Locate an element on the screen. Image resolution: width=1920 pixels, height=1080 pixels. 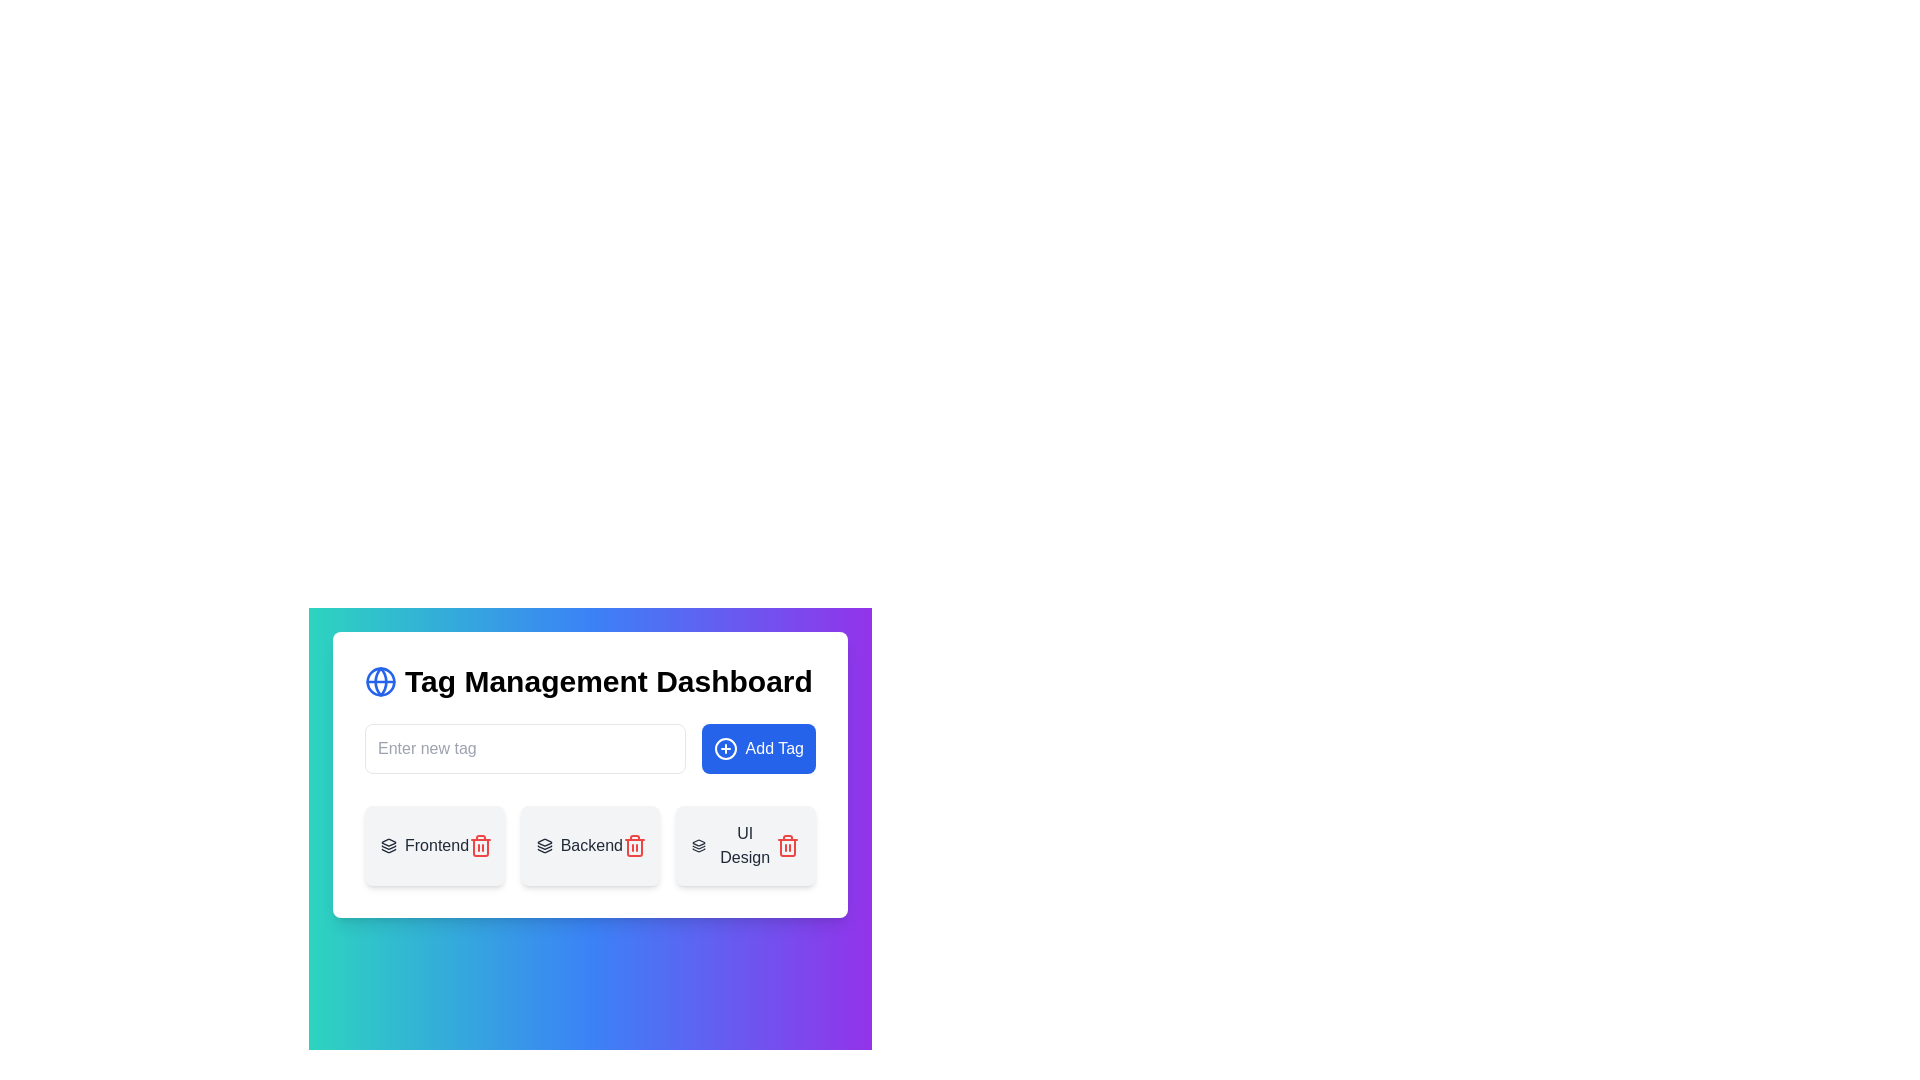
the 'Backend' card component is located at coordinates (589, 817).